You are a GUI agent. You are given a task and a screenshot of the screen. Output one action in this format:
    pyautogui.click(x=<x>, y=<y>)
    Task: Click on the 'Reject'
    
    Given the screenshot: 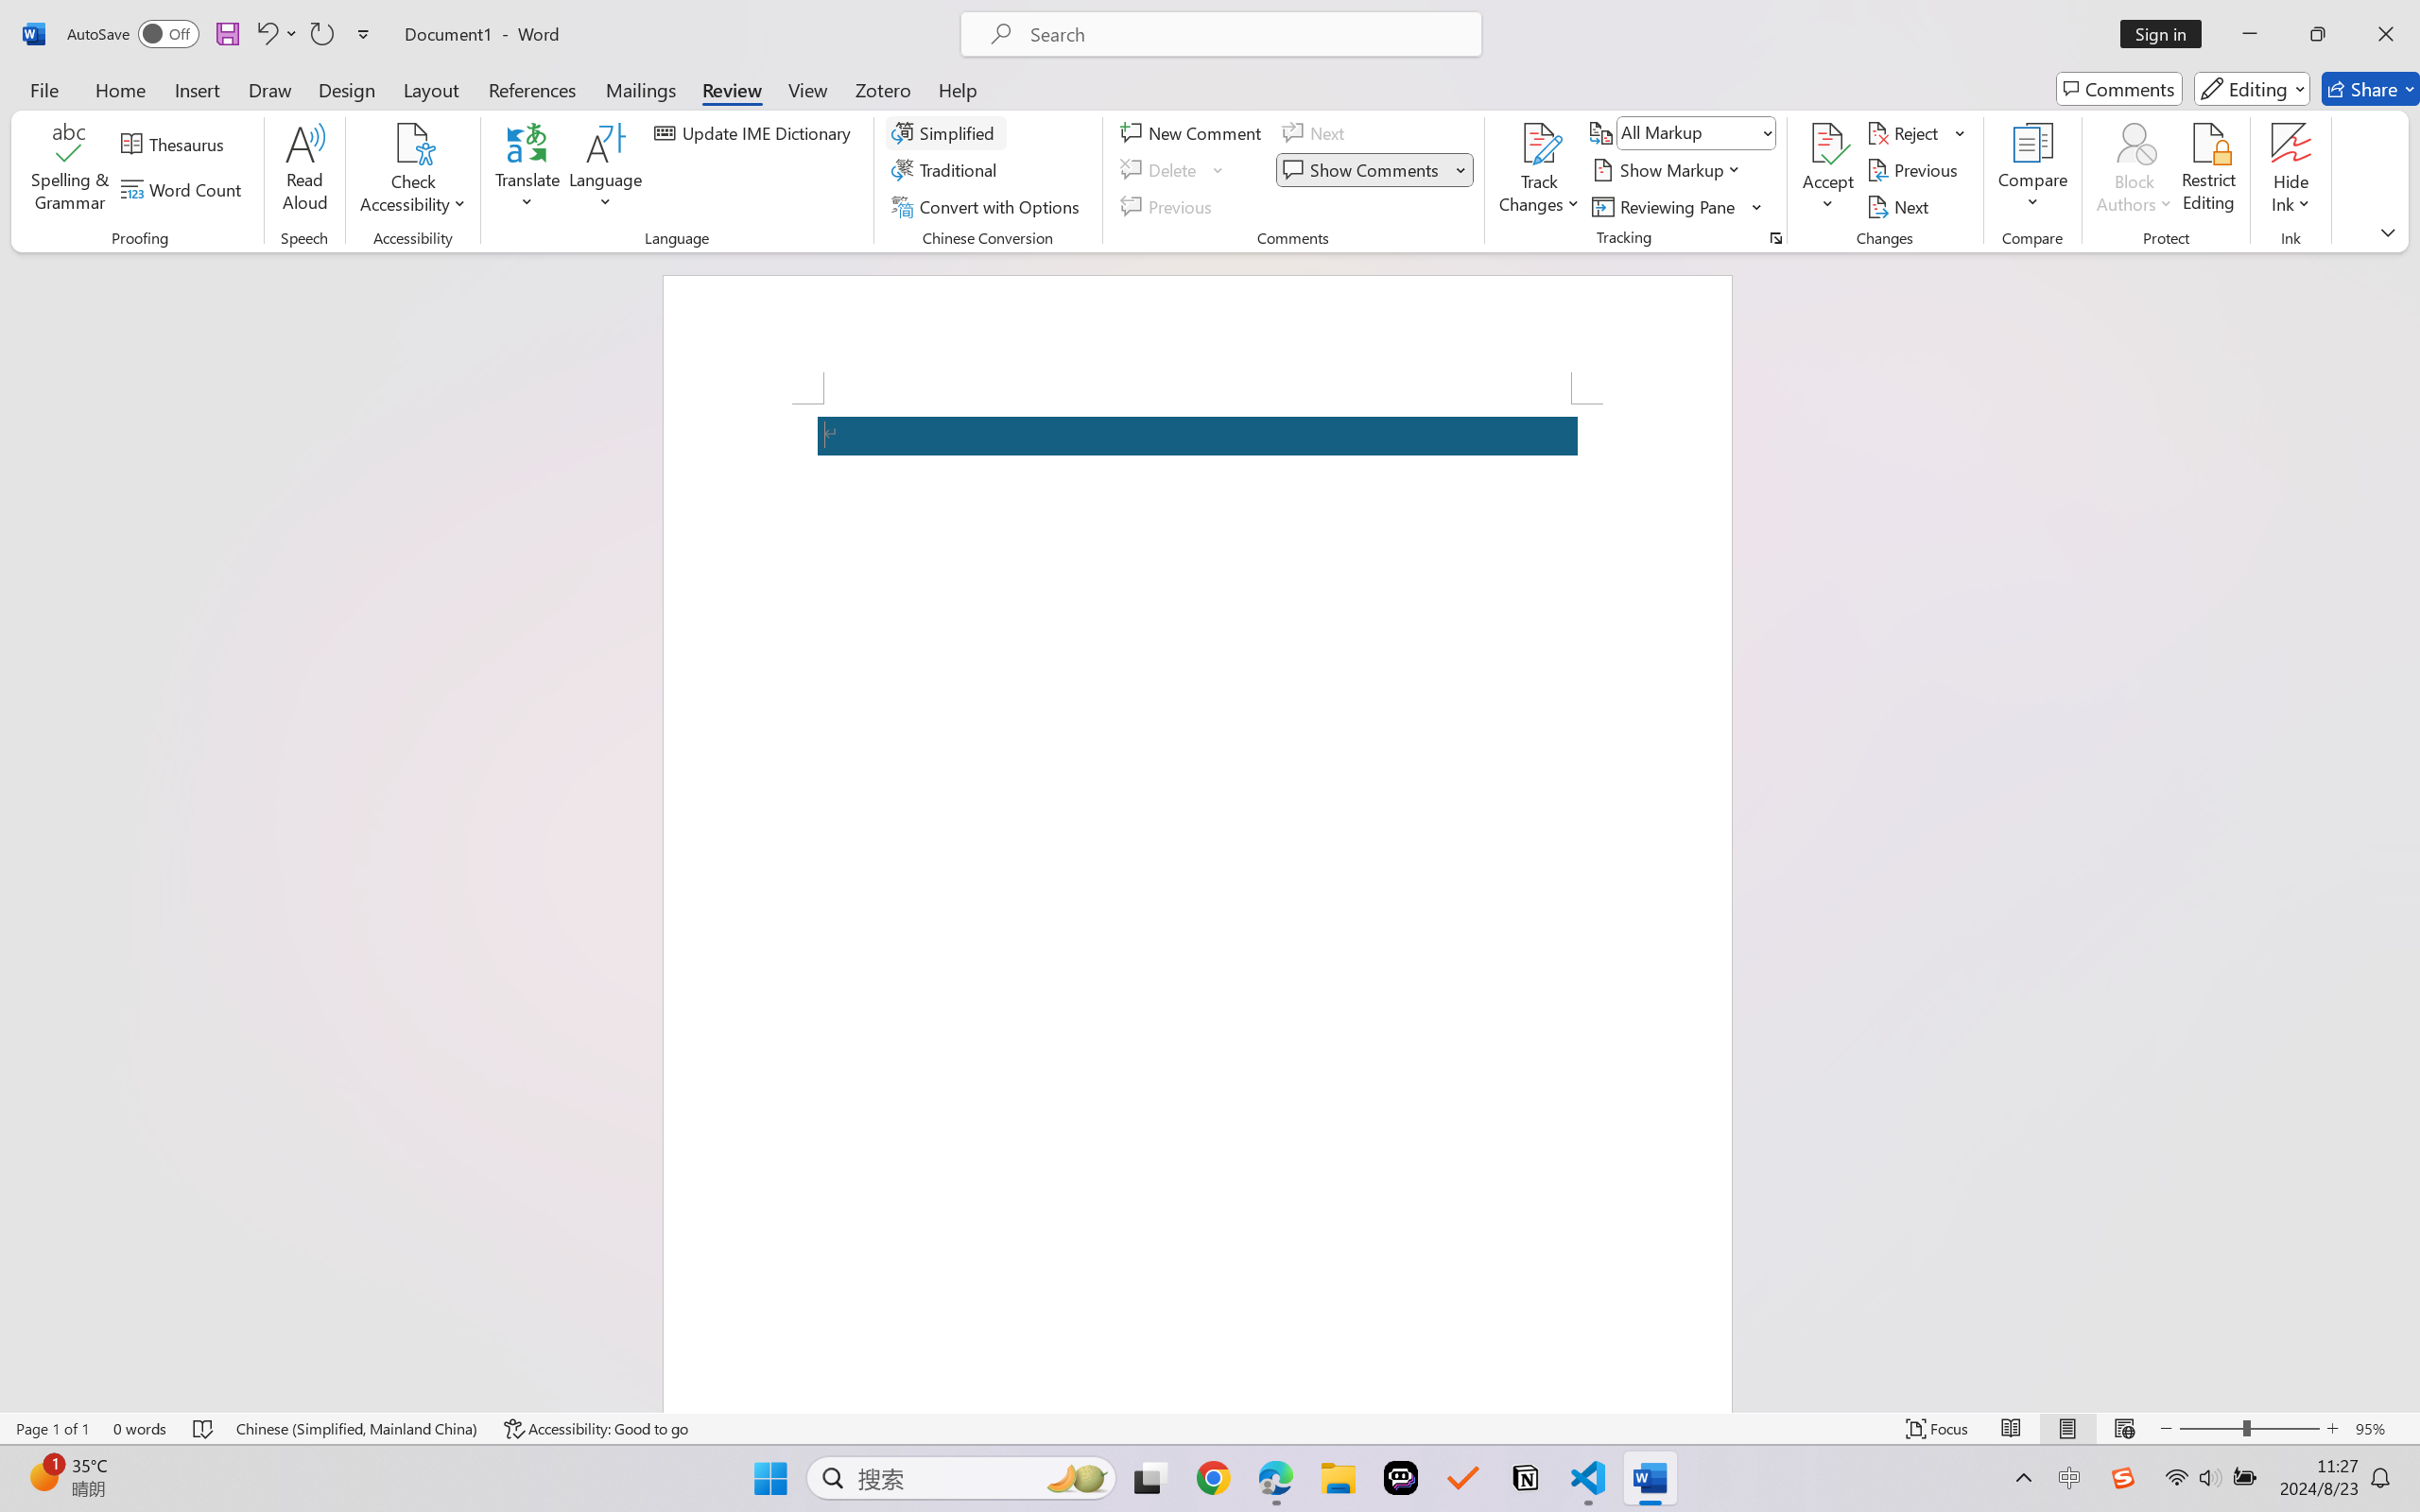 What is the action you would take?
    pyautogui.click(x=1916, y=131)
    